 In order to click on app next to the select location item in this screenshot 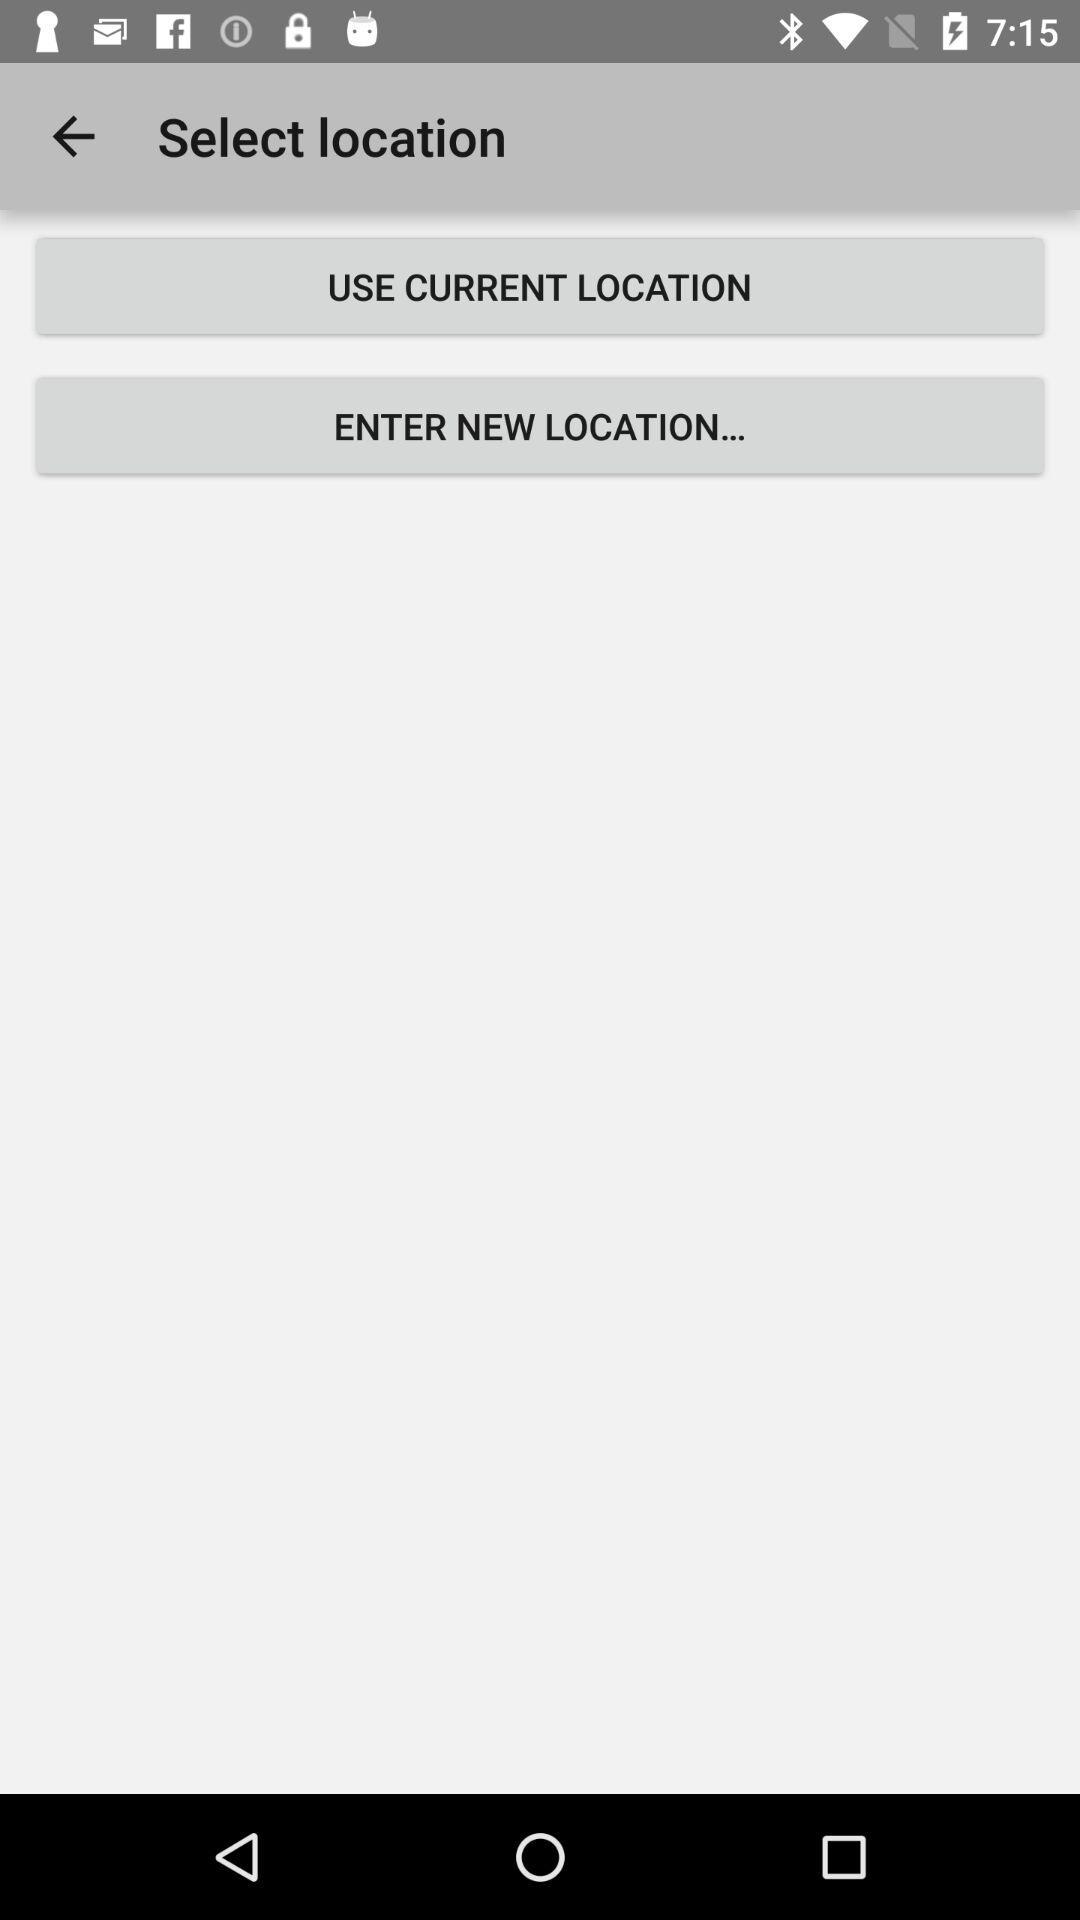, I will do `click(72, 135)`.